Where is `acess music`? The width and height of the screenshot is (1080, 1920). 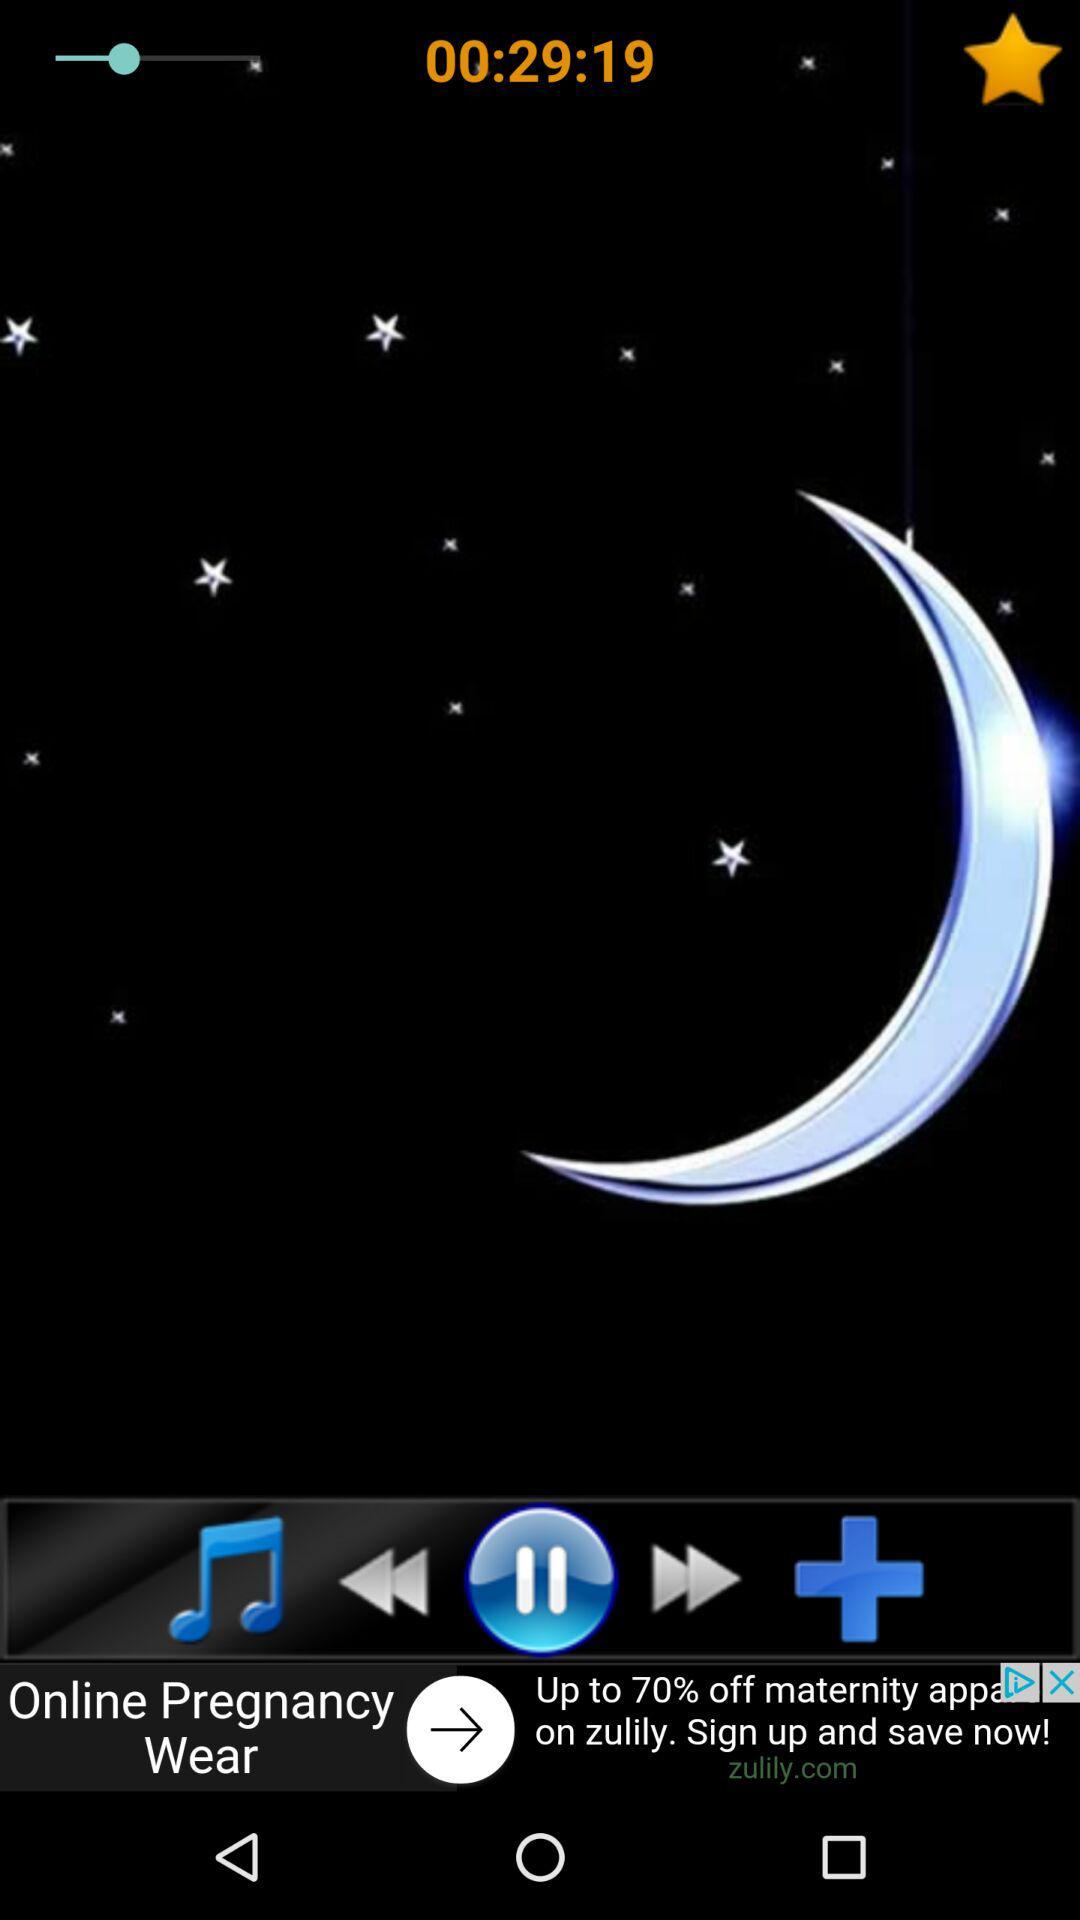
acess music is located at coordinates (204, 1577).